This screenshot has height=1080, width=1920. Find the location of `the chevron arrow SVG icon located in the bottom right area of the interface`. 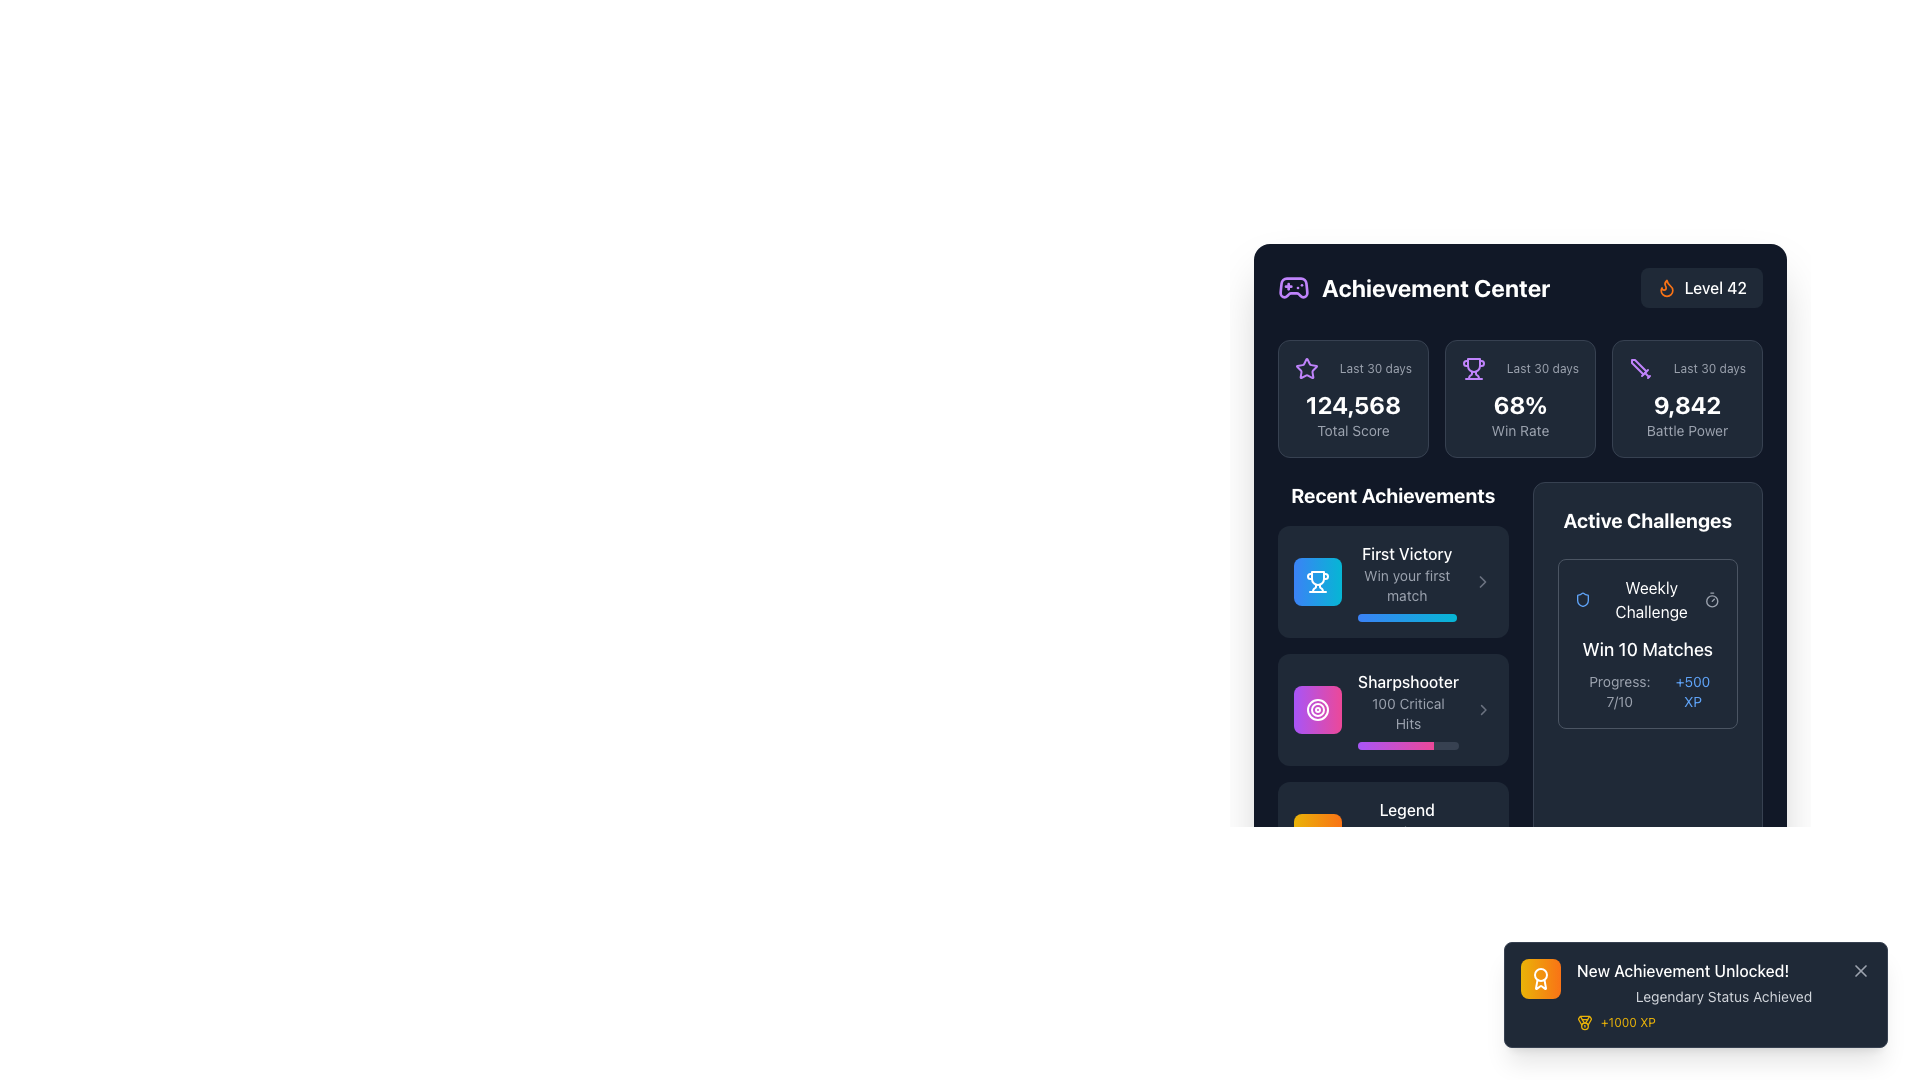

the chevron arrow SVG icon located in the bottom right area of the interface is located at coordinates (1482, 837).